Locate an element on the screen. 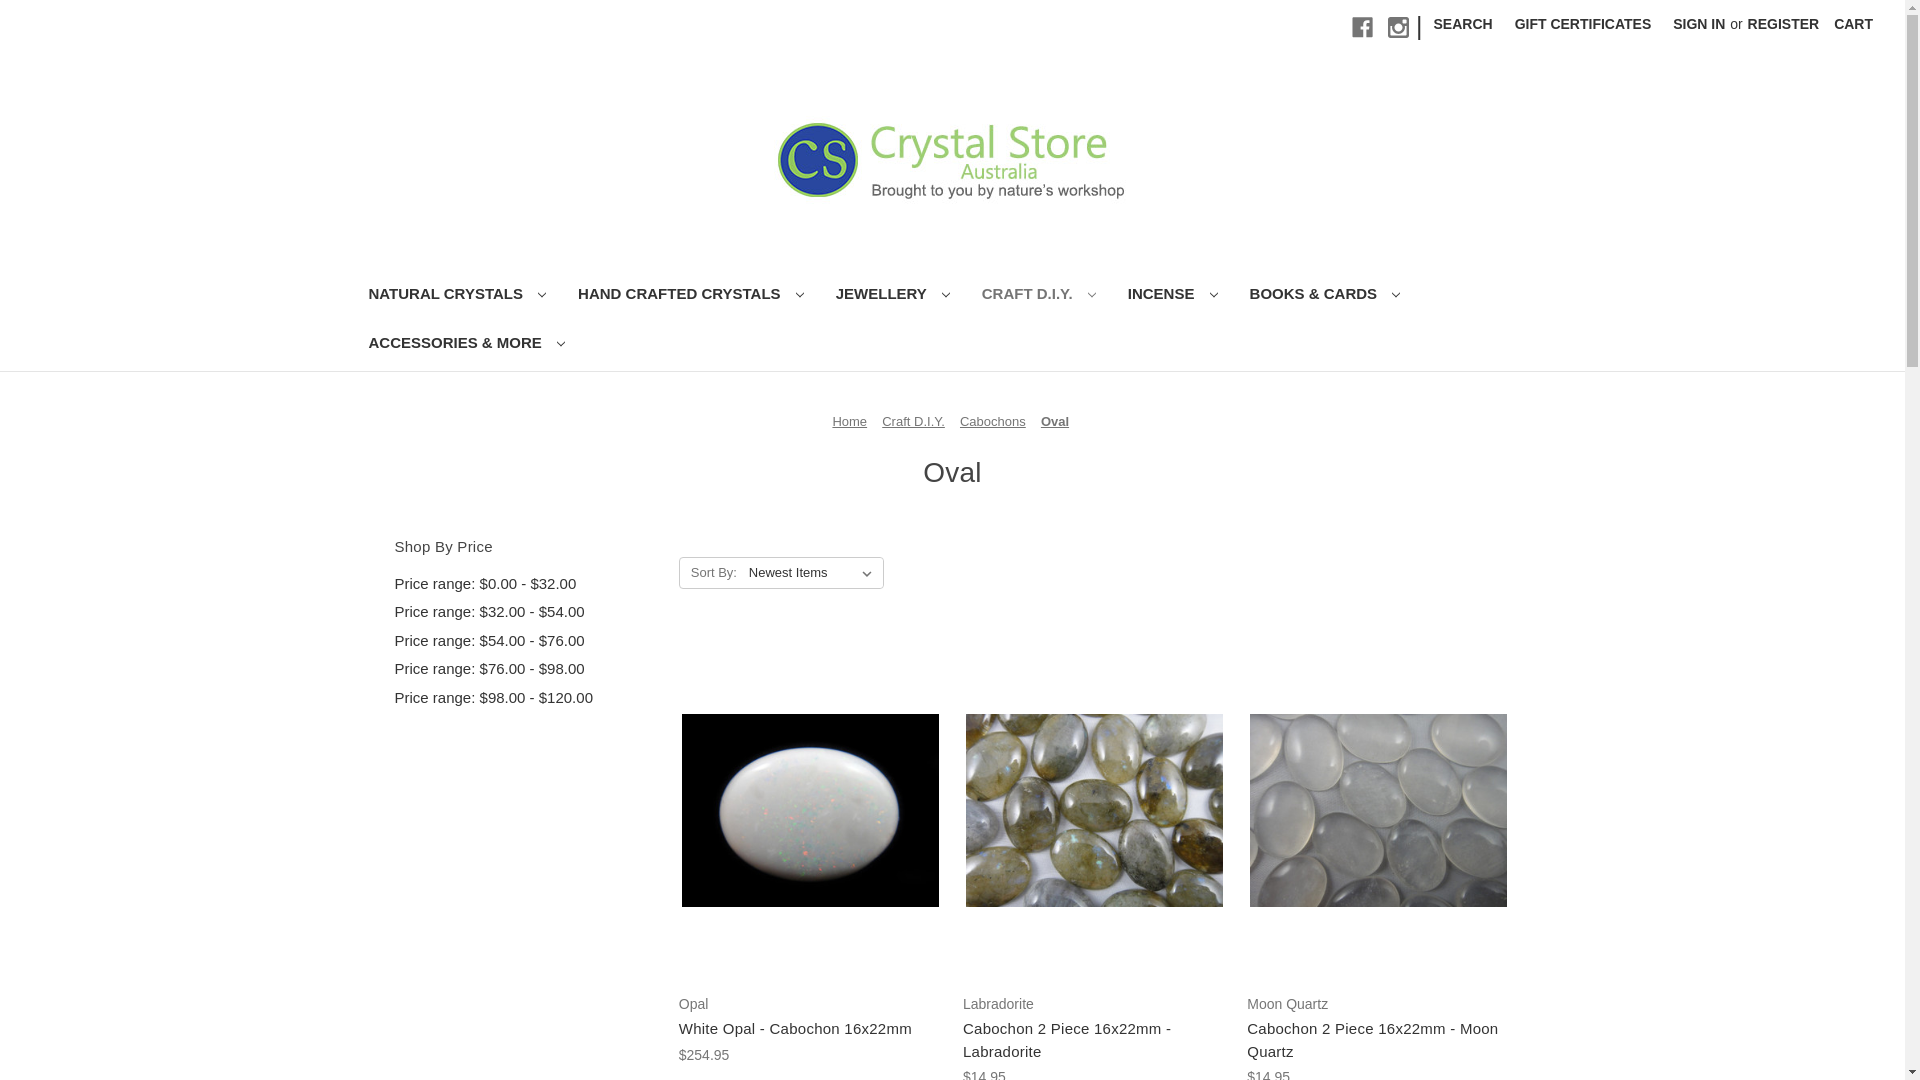  'GIFT CERTIFICATES' is located at coordinates (1582, 24).